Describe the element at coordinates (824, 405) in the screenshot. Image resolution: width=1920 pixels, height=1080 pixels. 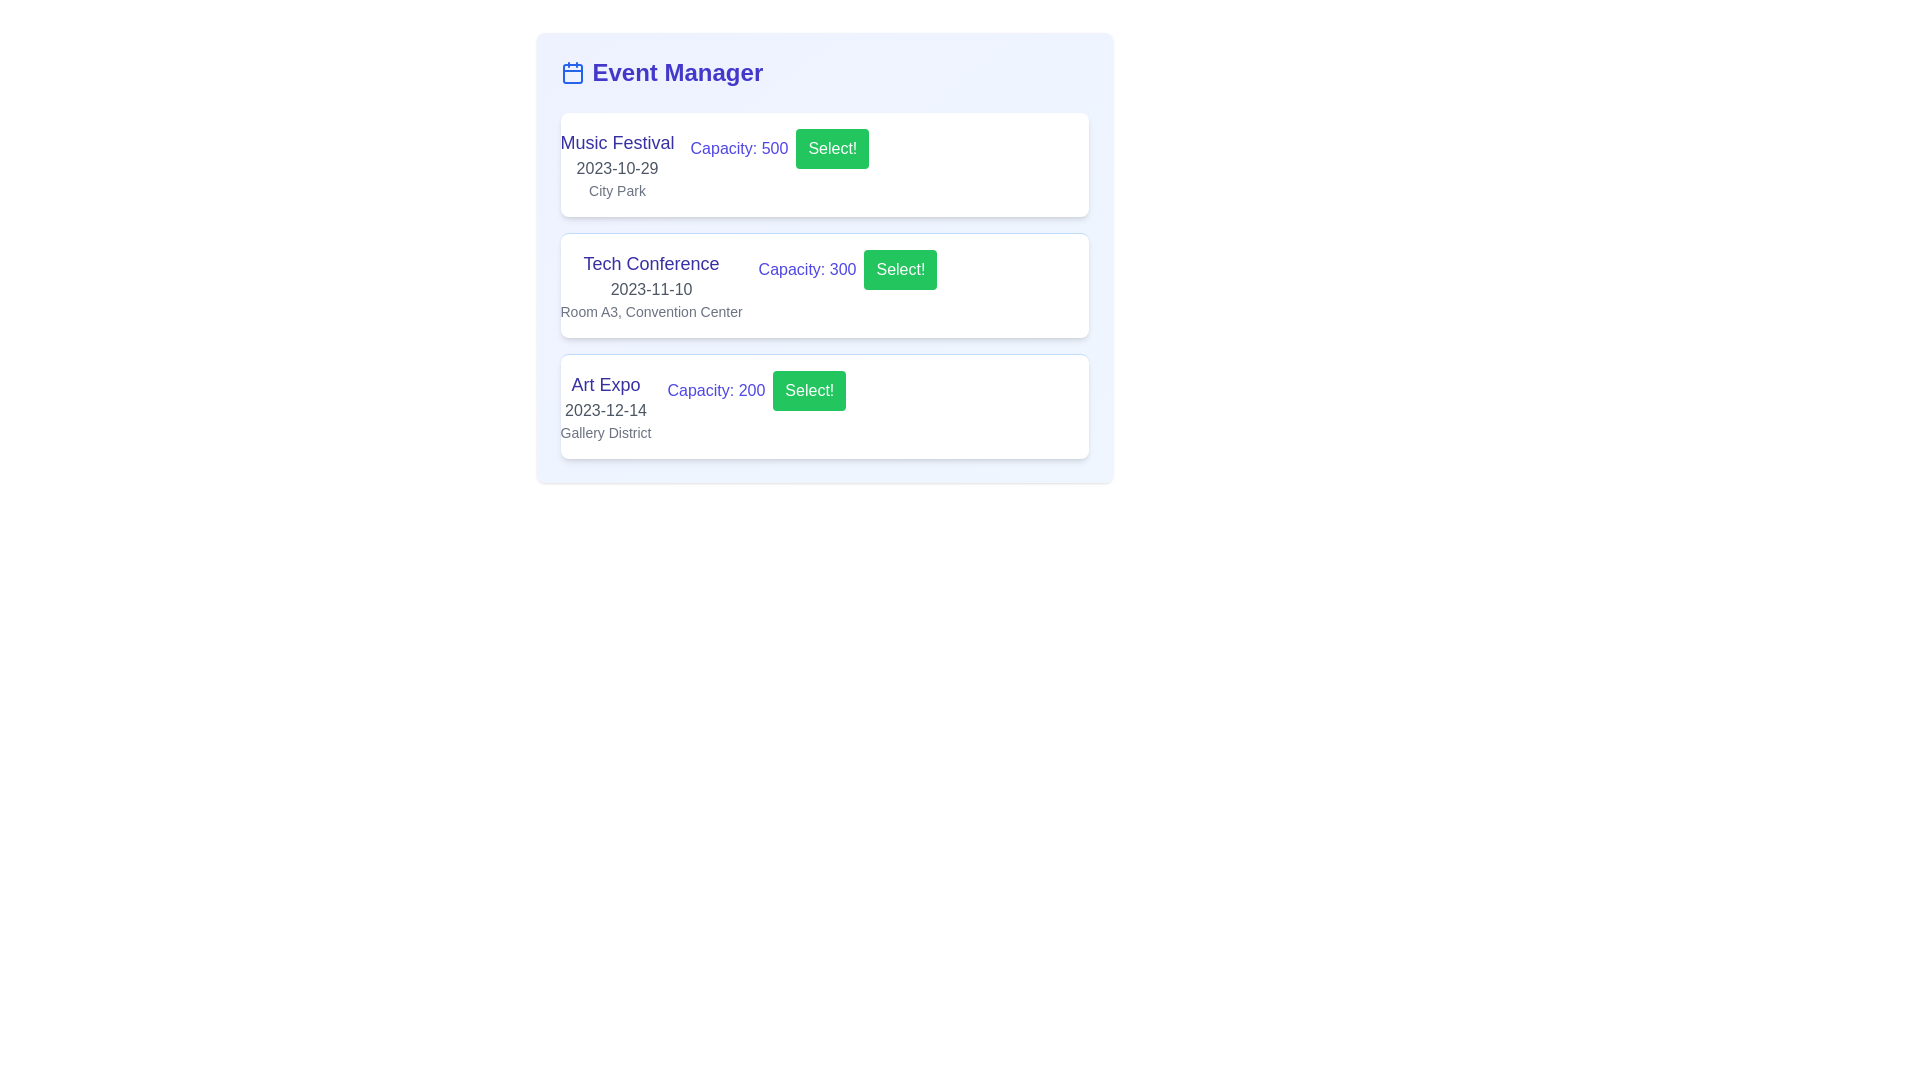
I see `the green 'Select!' button located on the 'Art Expo' event card, which is the third card in a vertical list of event descriptions` at that location.